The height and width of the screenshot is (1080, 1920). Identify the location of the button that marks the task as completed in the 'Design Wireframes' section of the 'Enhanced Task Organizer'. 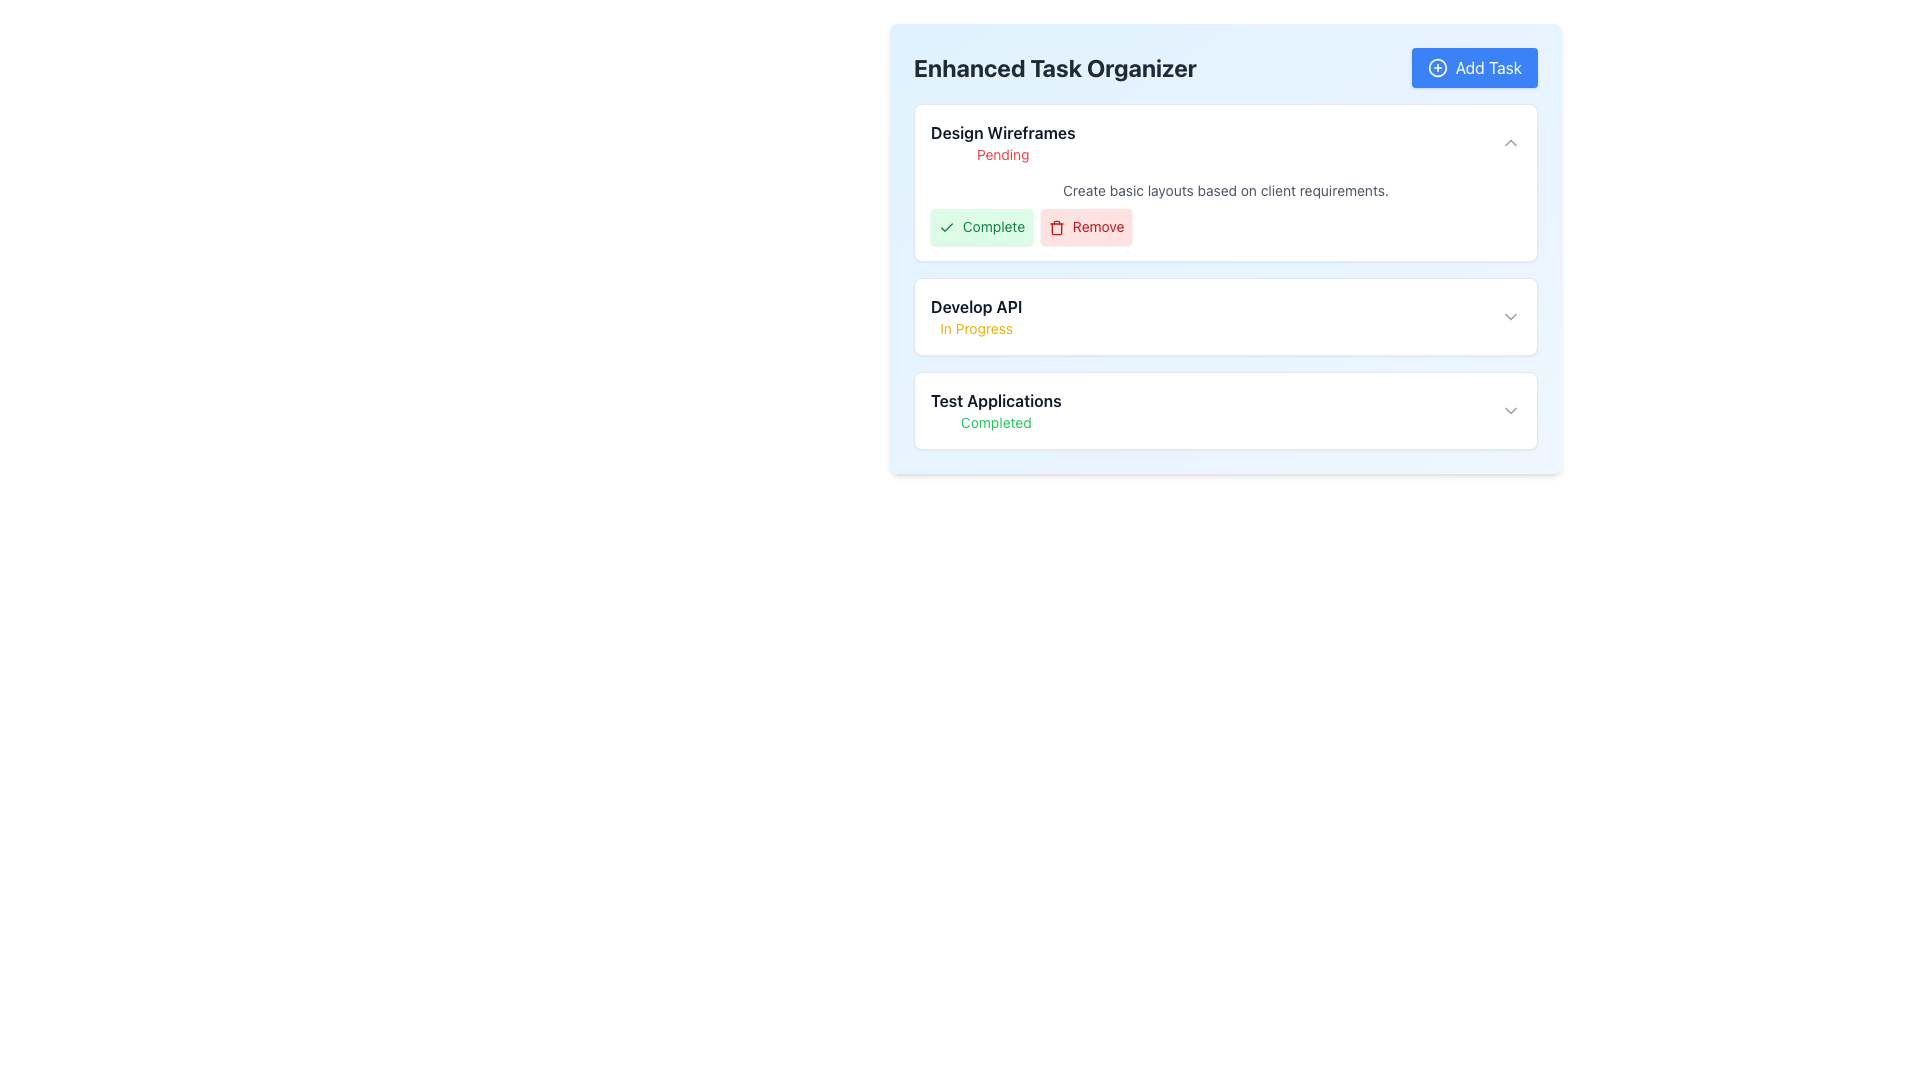
(982, 226).